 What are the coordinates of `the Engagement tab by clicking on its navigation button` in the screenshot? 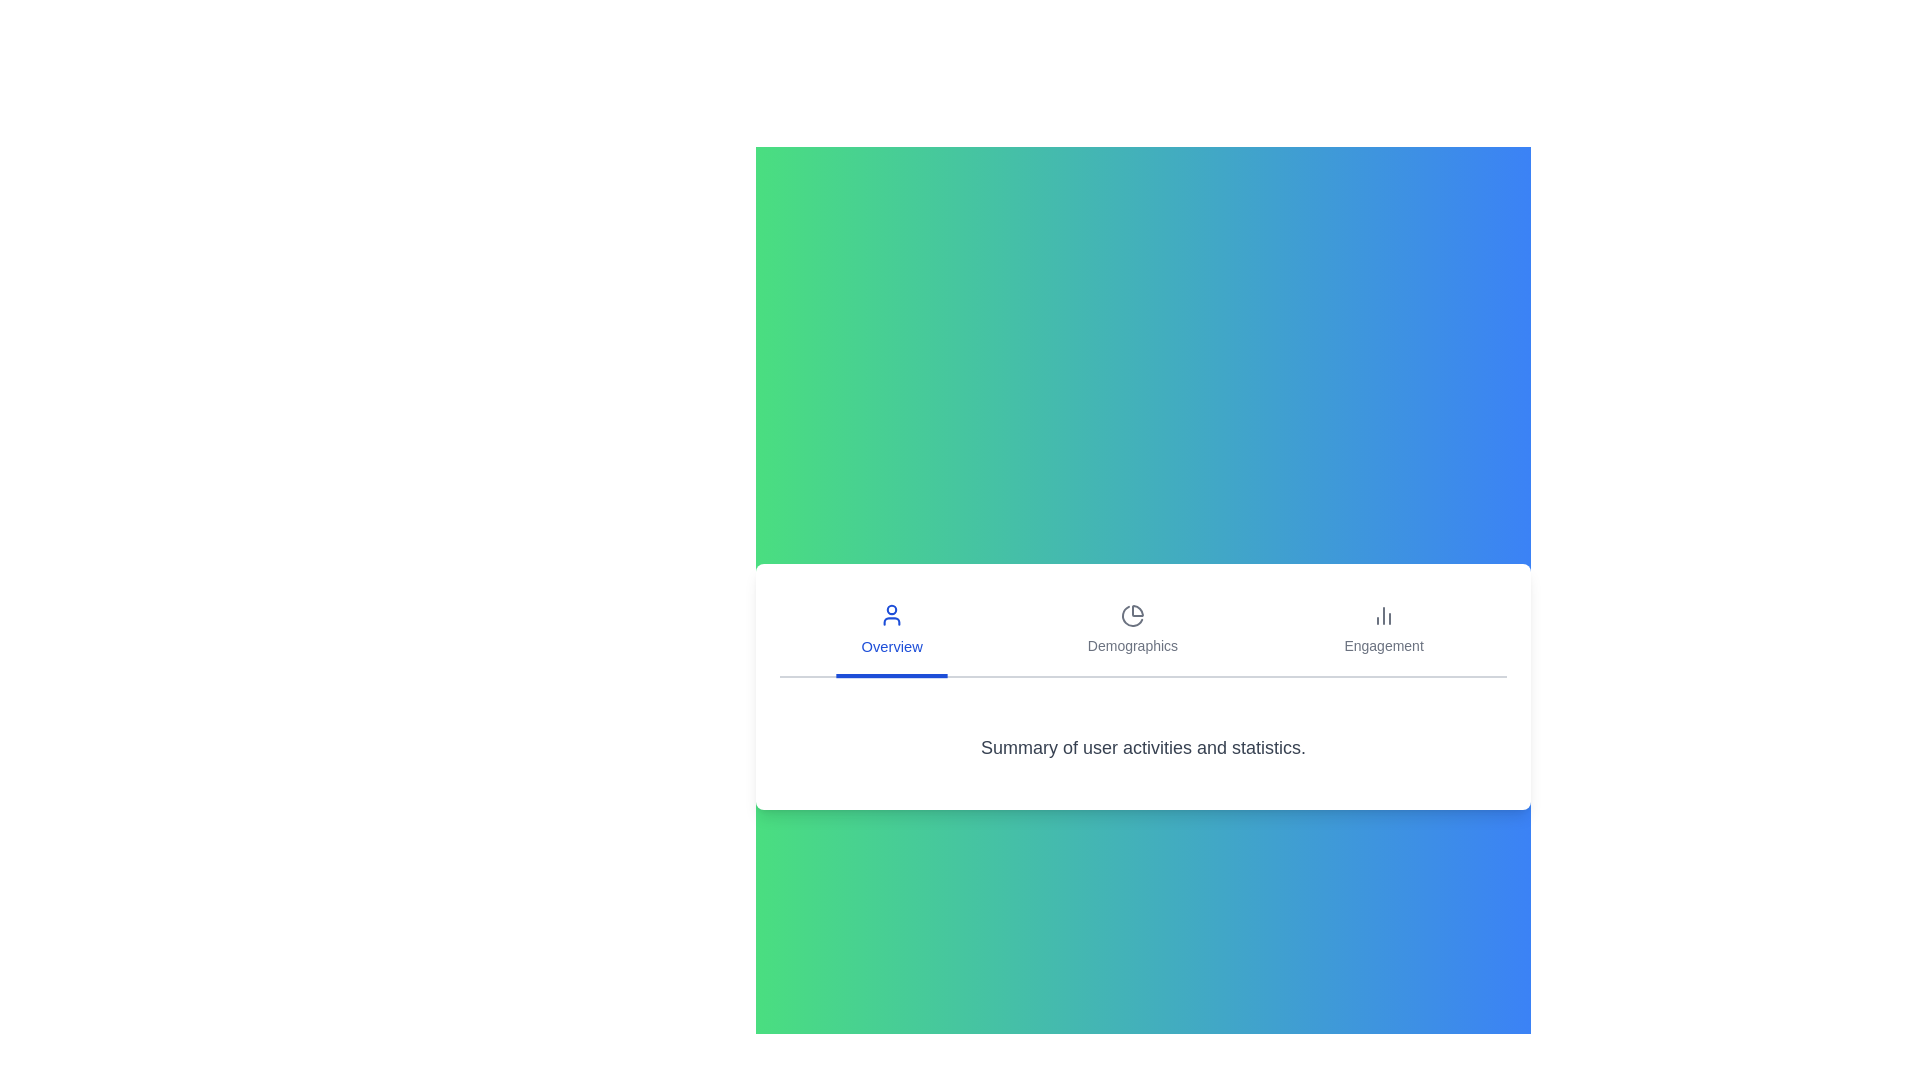 It's located at (1383, 632).